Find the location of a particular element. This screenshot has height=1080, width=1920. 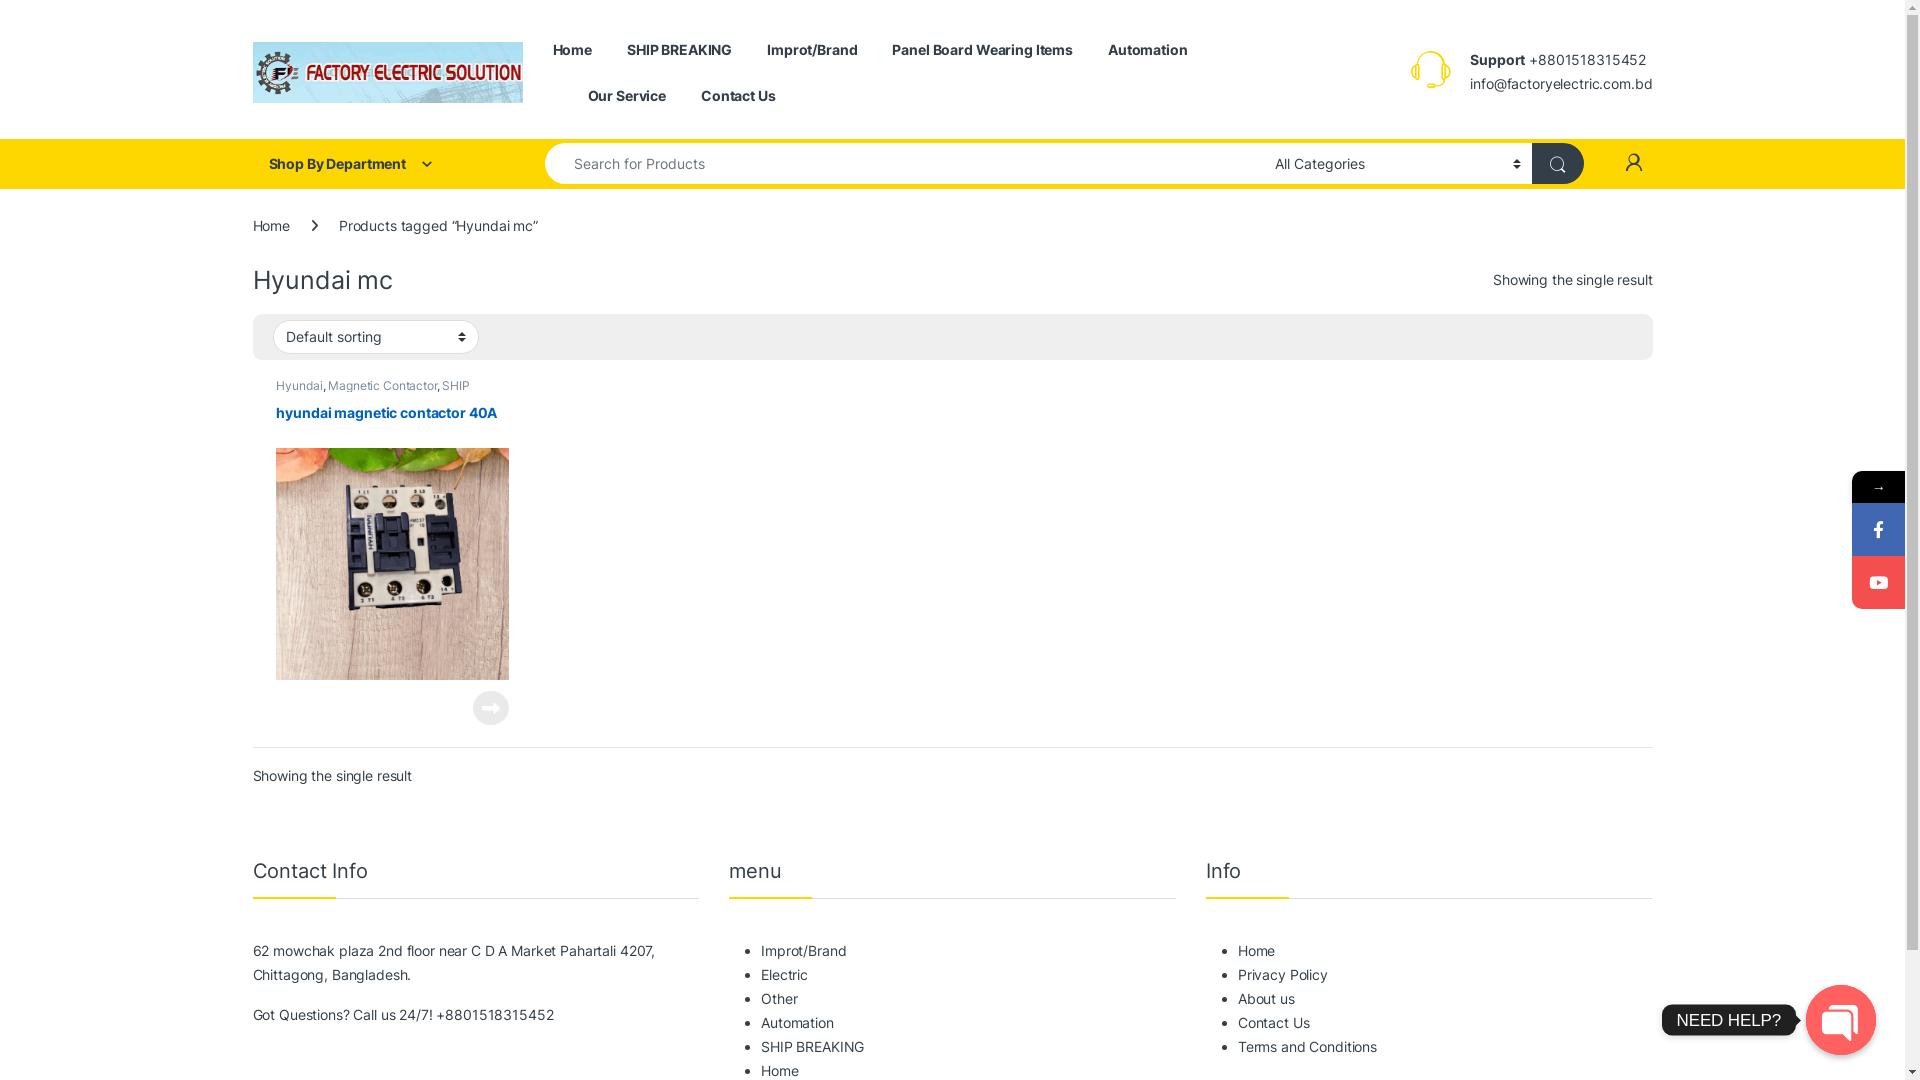

'About us' is located at coordinates (1265, 998).